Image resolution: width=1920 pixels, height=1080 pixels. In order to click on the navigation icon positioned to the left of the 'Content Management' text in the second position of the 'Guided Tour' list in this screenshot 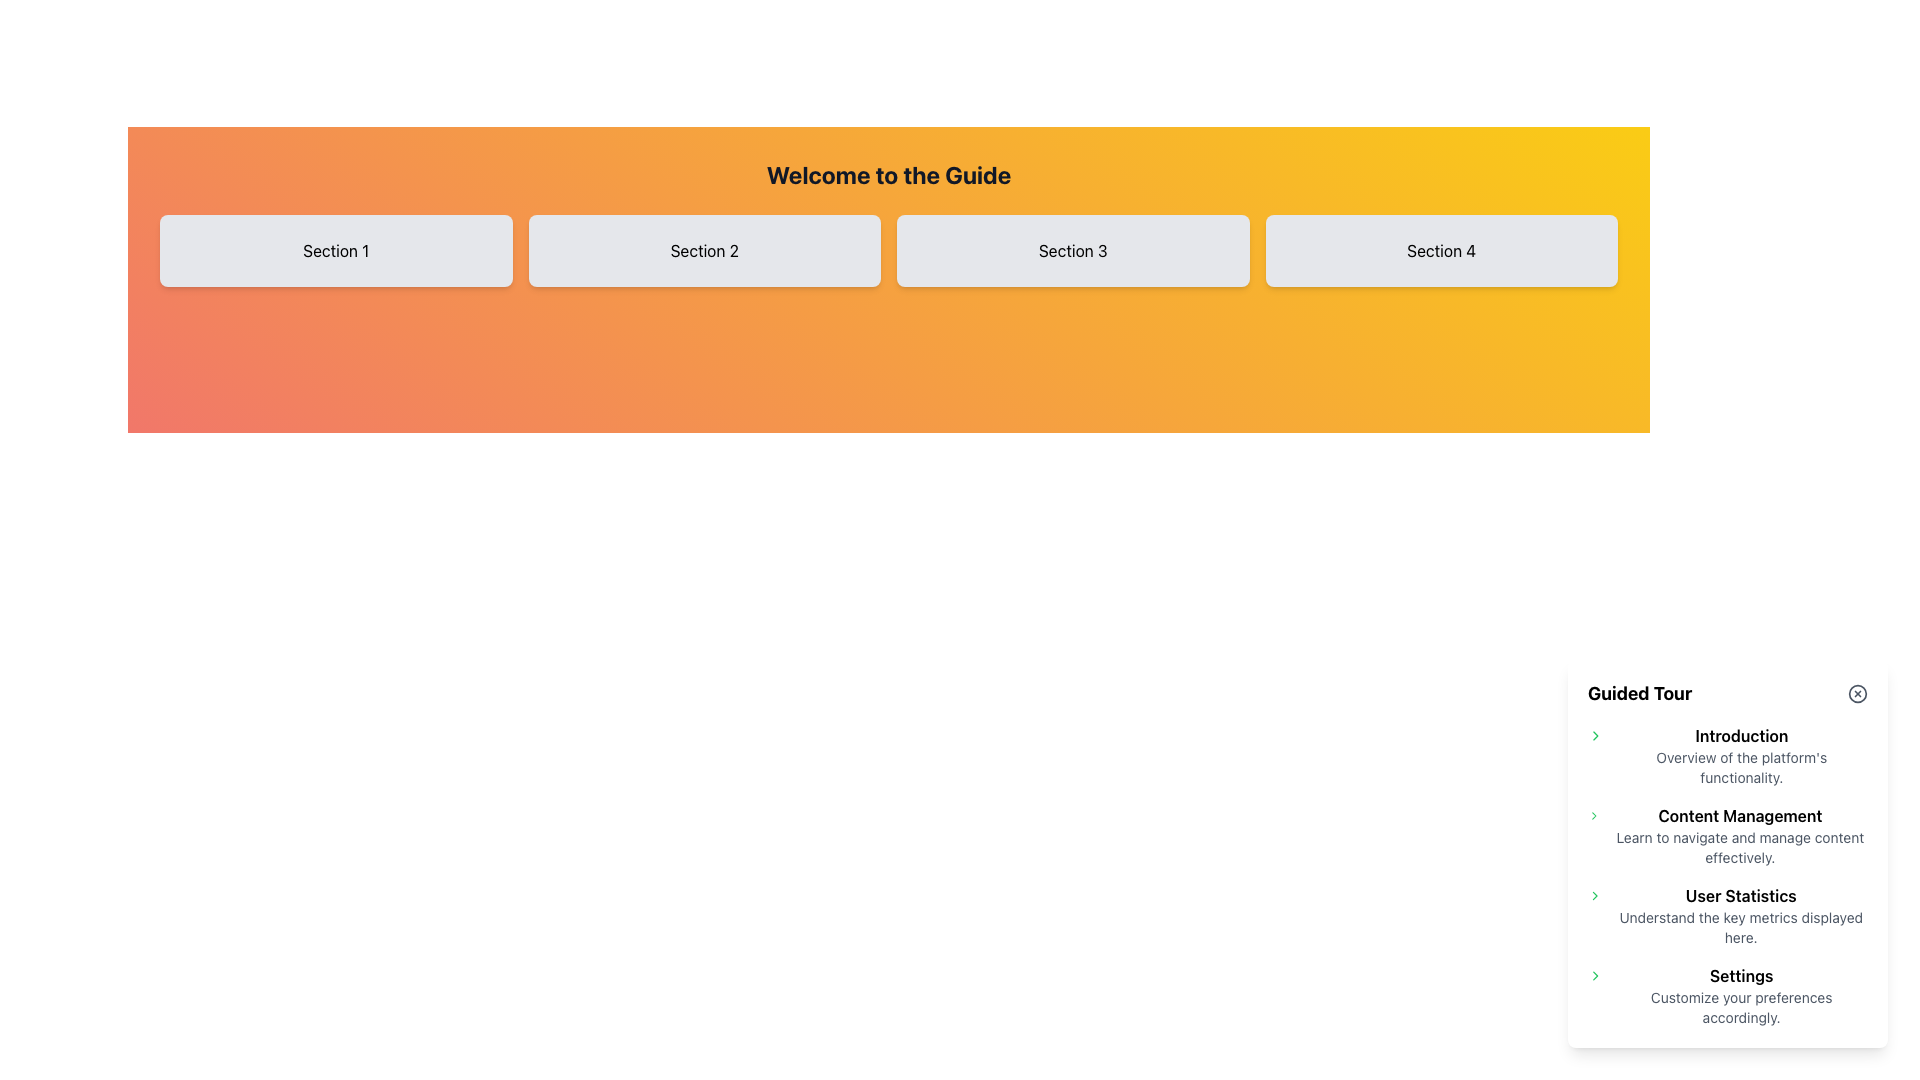, I will do `click(1593, 816)`.